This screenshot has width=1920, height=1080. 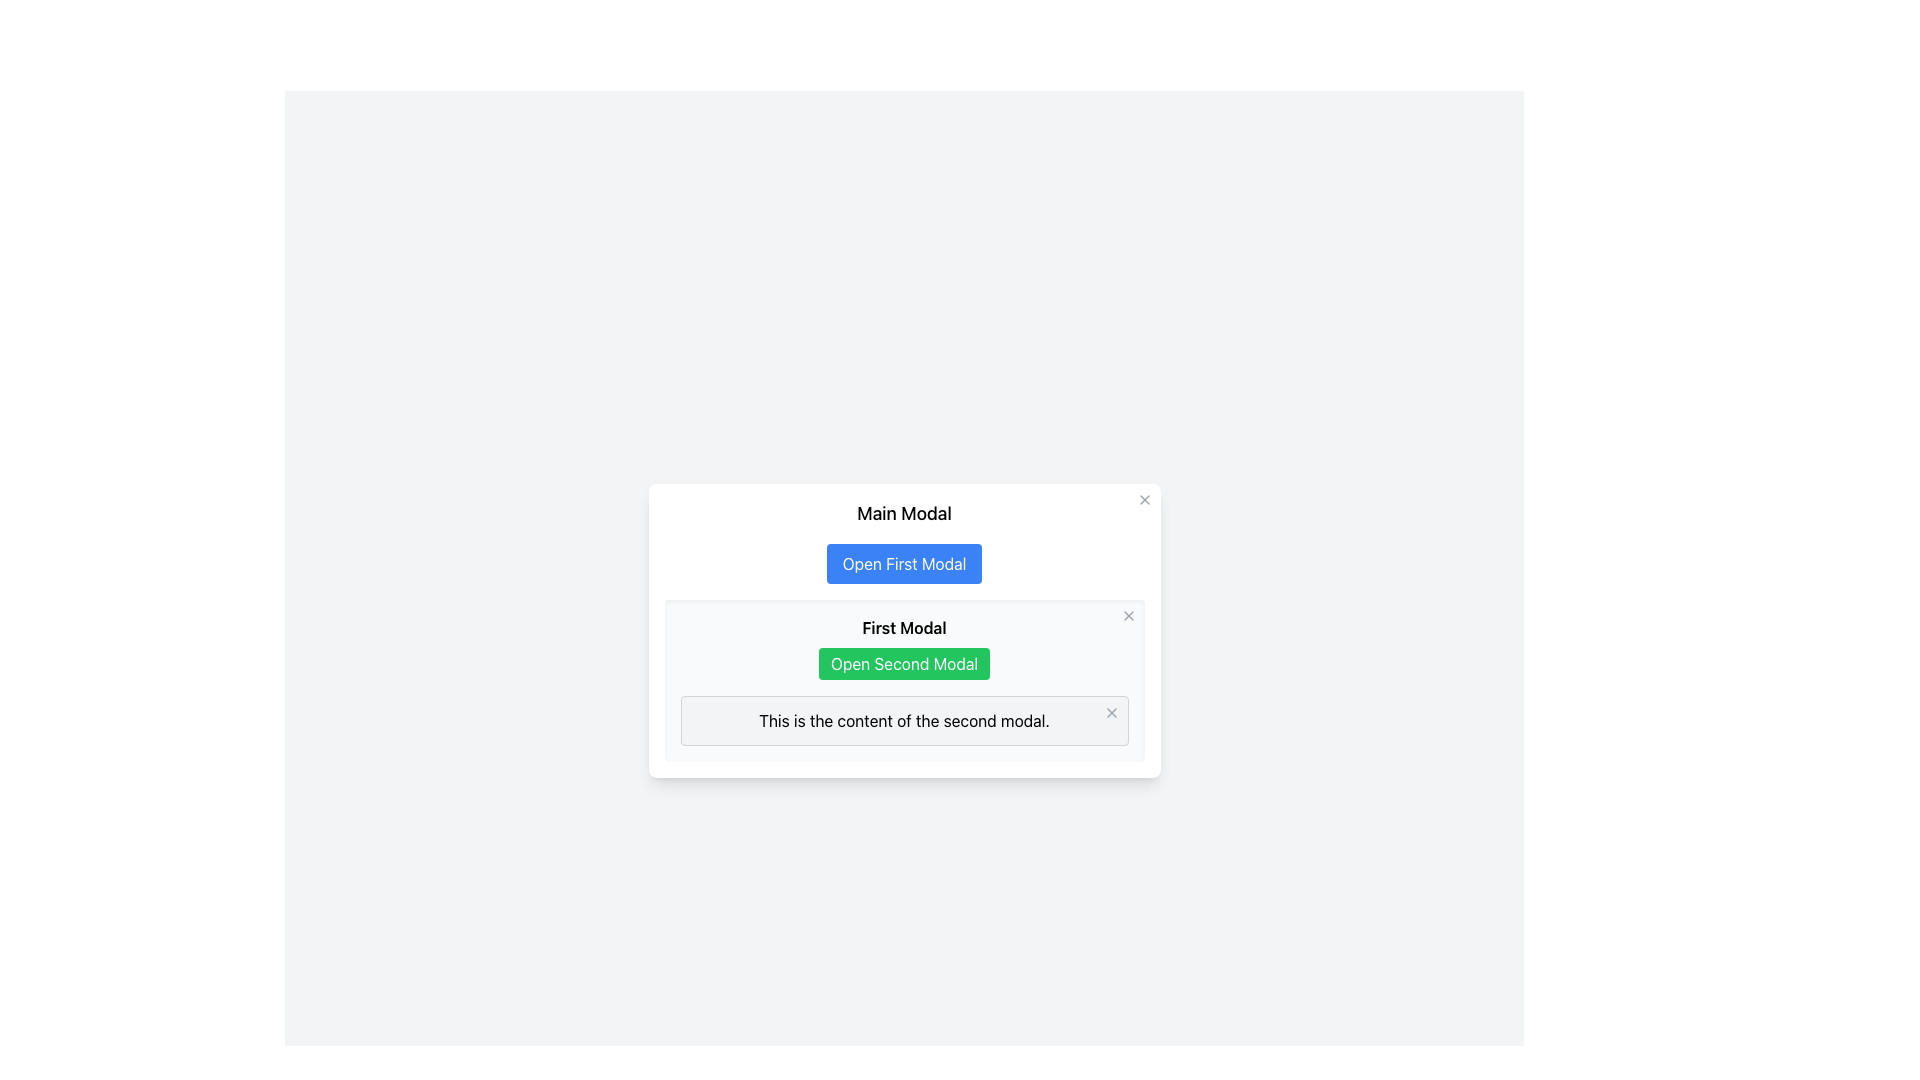 I want to click on the static text label that serves as the title of the modal dialog, located between the close button and the 'Open Second Modal' button, so click(x=903, y=627).